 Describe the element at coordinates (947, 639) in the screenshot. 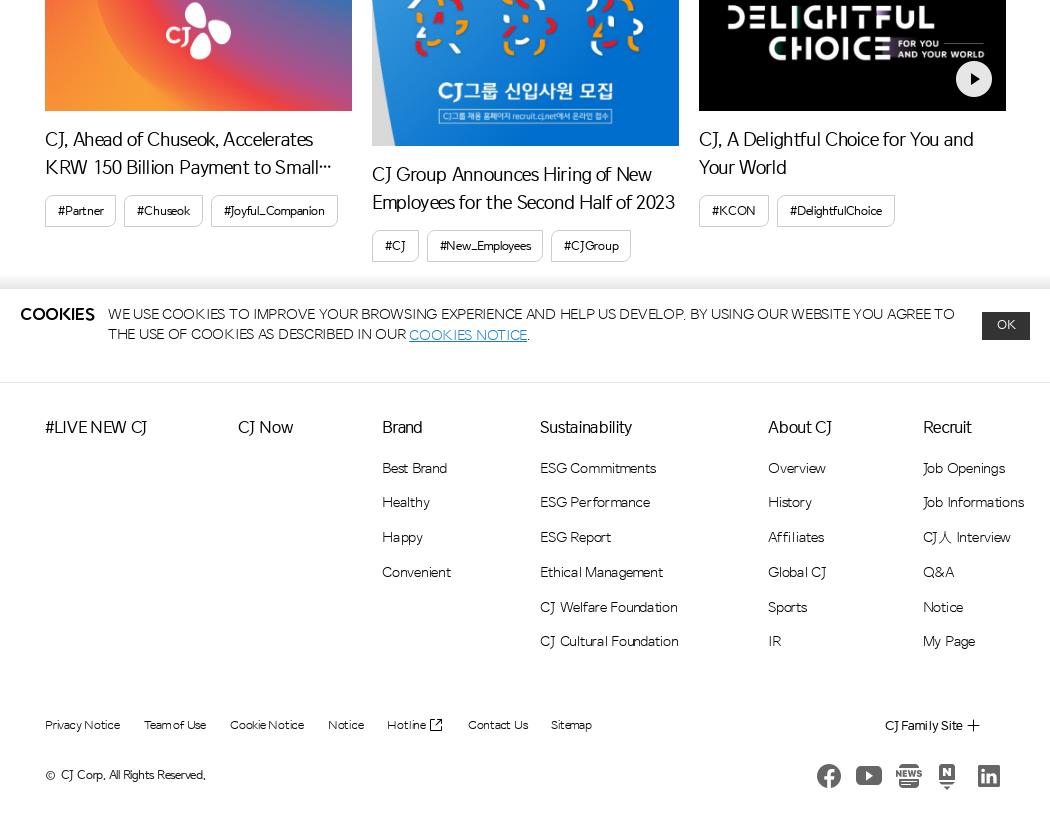

I see `'My Page'` at that location.